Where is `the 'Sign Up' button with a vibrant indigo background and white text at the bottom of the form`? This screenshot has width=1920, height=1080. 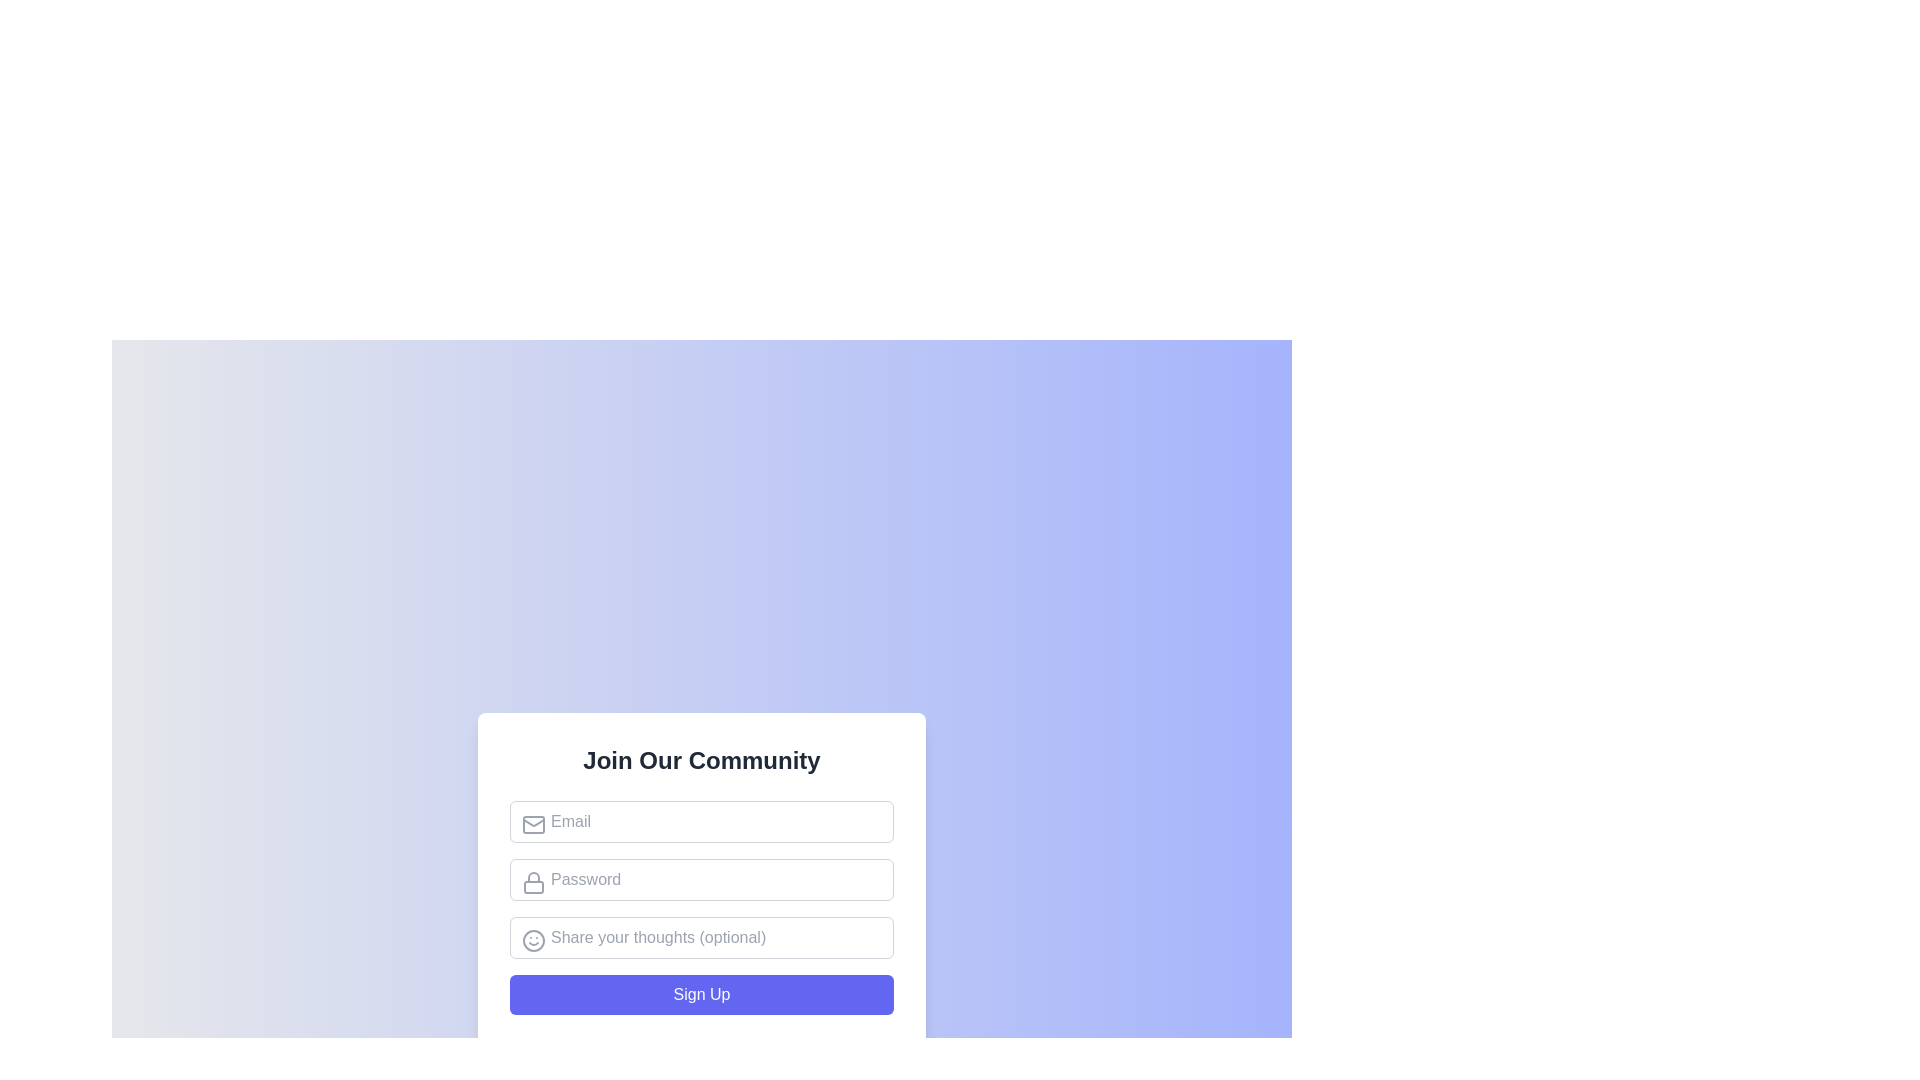 the 'Sign Up' button with a vibrant indigo background and white text at the bottom of the form is located at coordinates (701, 995).